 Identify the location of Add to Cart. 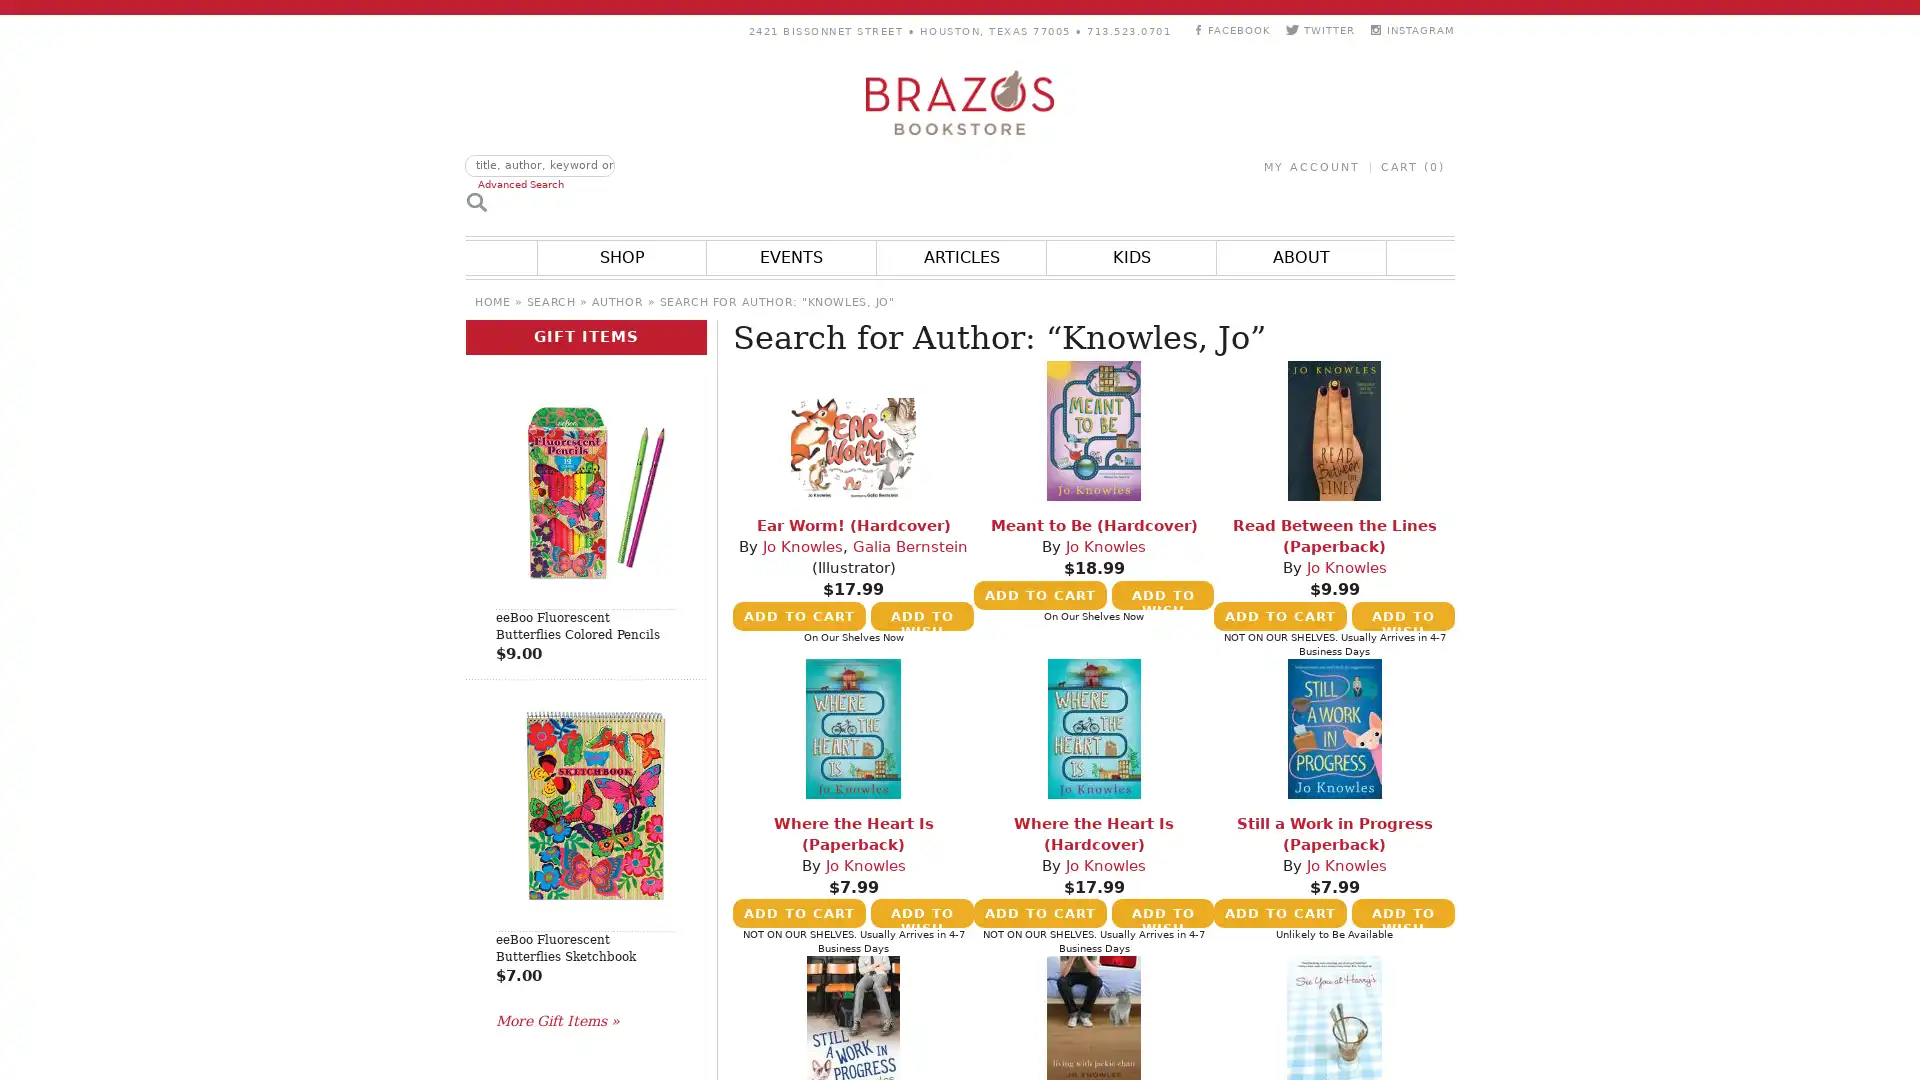
(1039, 593).